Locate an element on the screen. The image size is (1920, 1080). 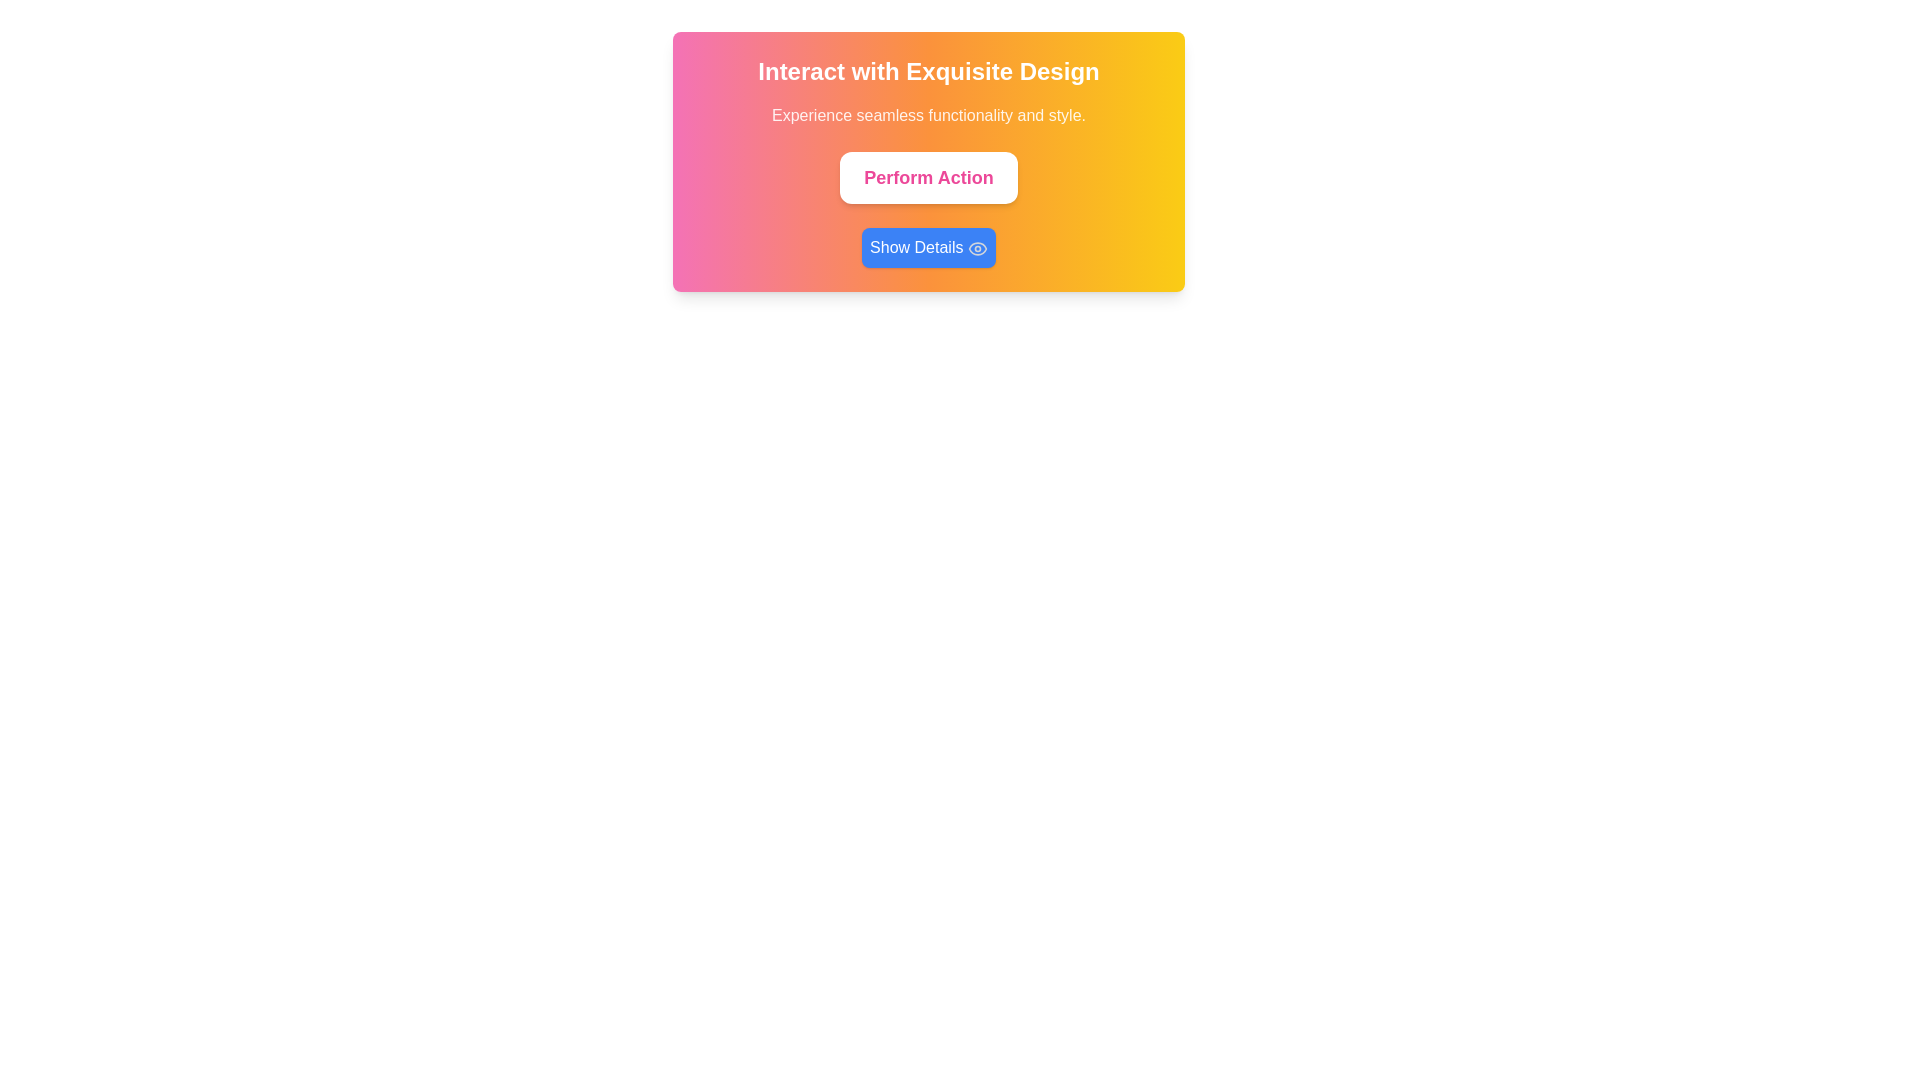
the icon located at the top-right corner of the 'Show Details' button, which is blue with rounded corners is located at coordinates (977, 247).